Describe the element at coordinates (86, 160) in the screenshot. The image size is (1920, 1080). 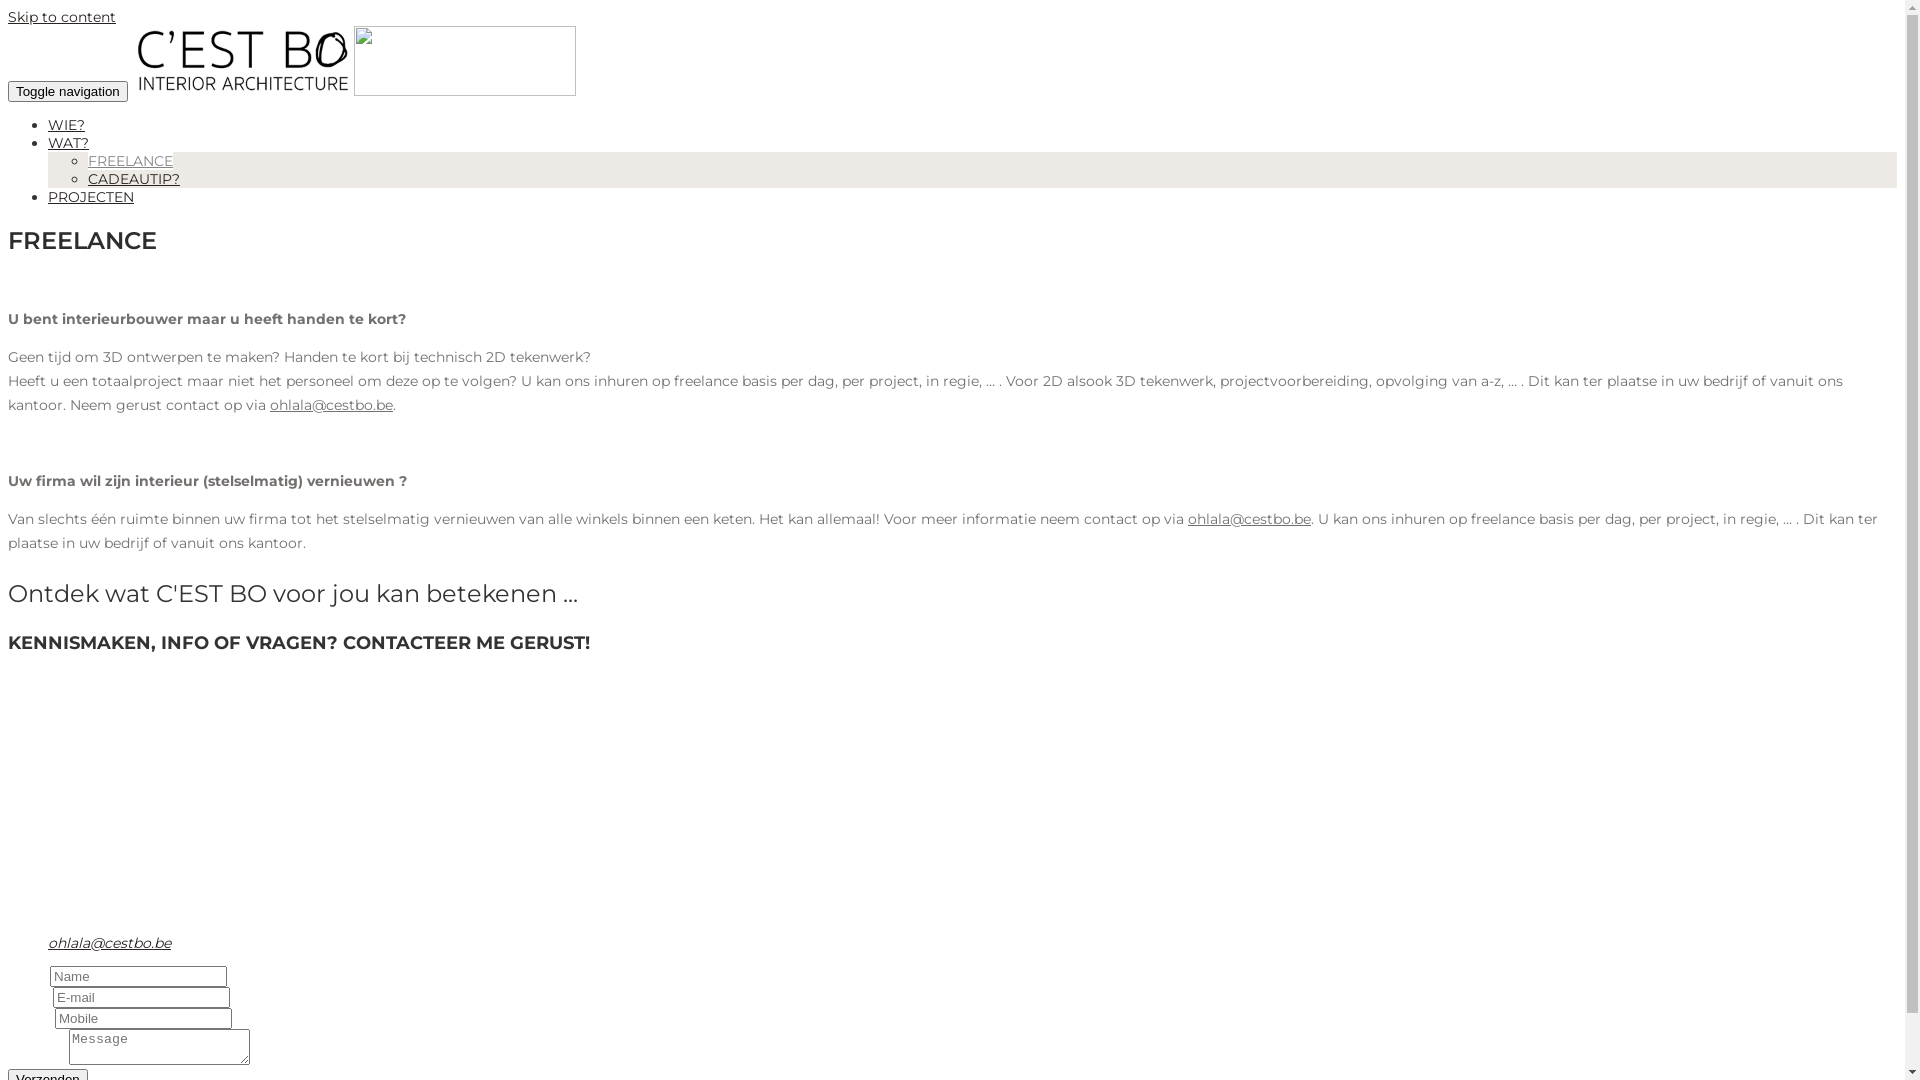
I see `'FREELANCE'` at that location.